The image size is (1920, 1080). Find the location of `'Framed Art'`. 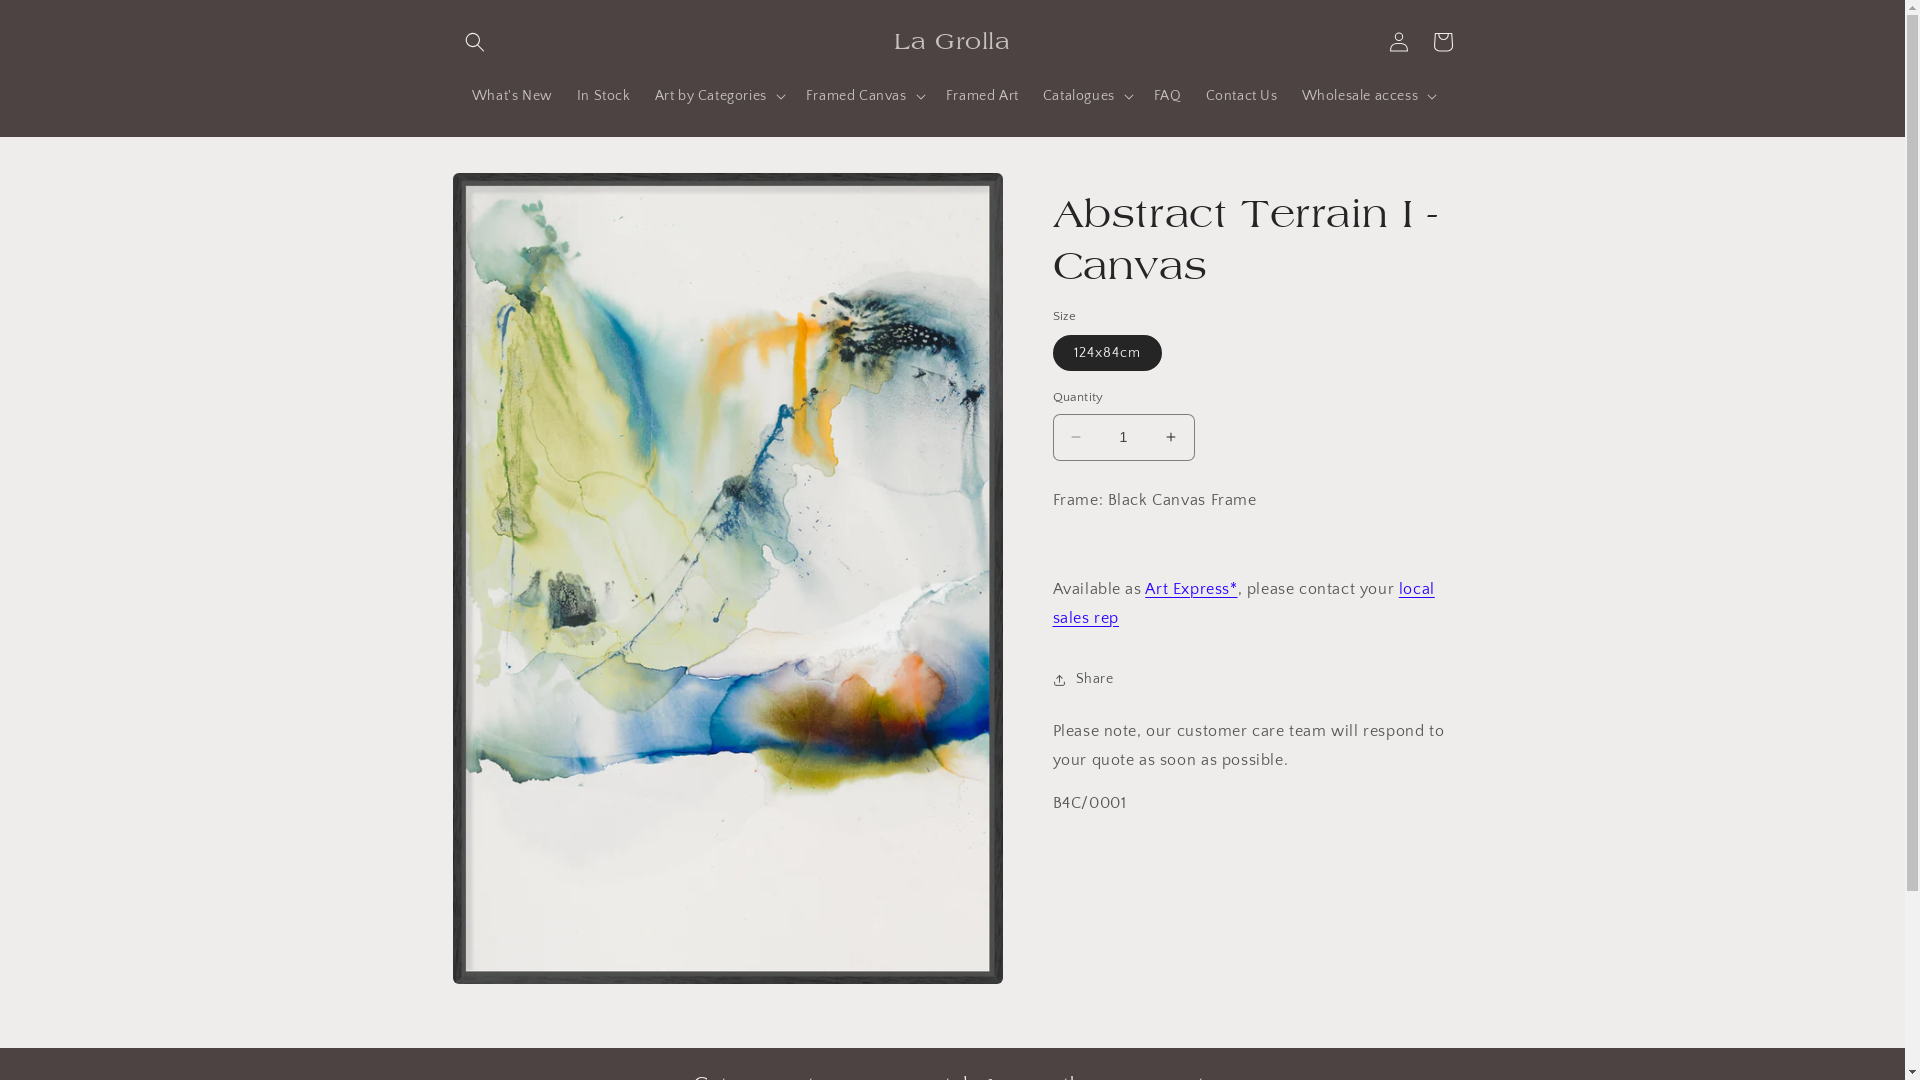

'Framed Art' is located at coordinates (982, 95).